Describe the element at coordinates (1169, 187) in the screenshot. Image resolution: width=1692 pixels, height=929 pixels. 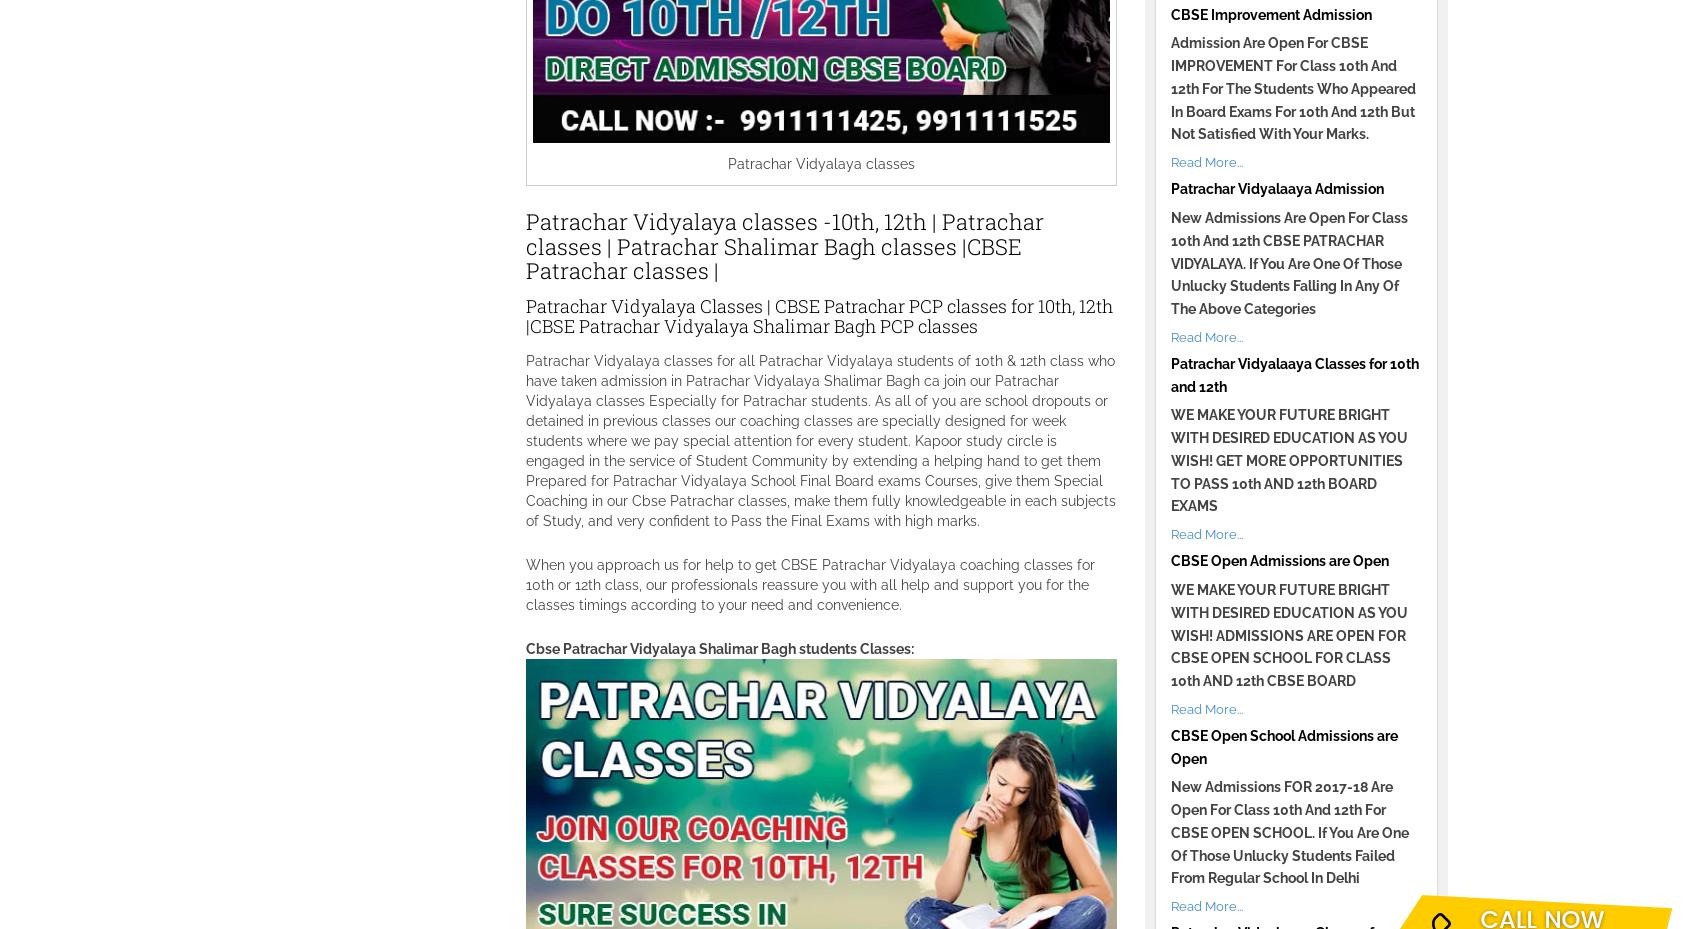
I see `'Patrachar Vidyalaaya Admission'` at that location.